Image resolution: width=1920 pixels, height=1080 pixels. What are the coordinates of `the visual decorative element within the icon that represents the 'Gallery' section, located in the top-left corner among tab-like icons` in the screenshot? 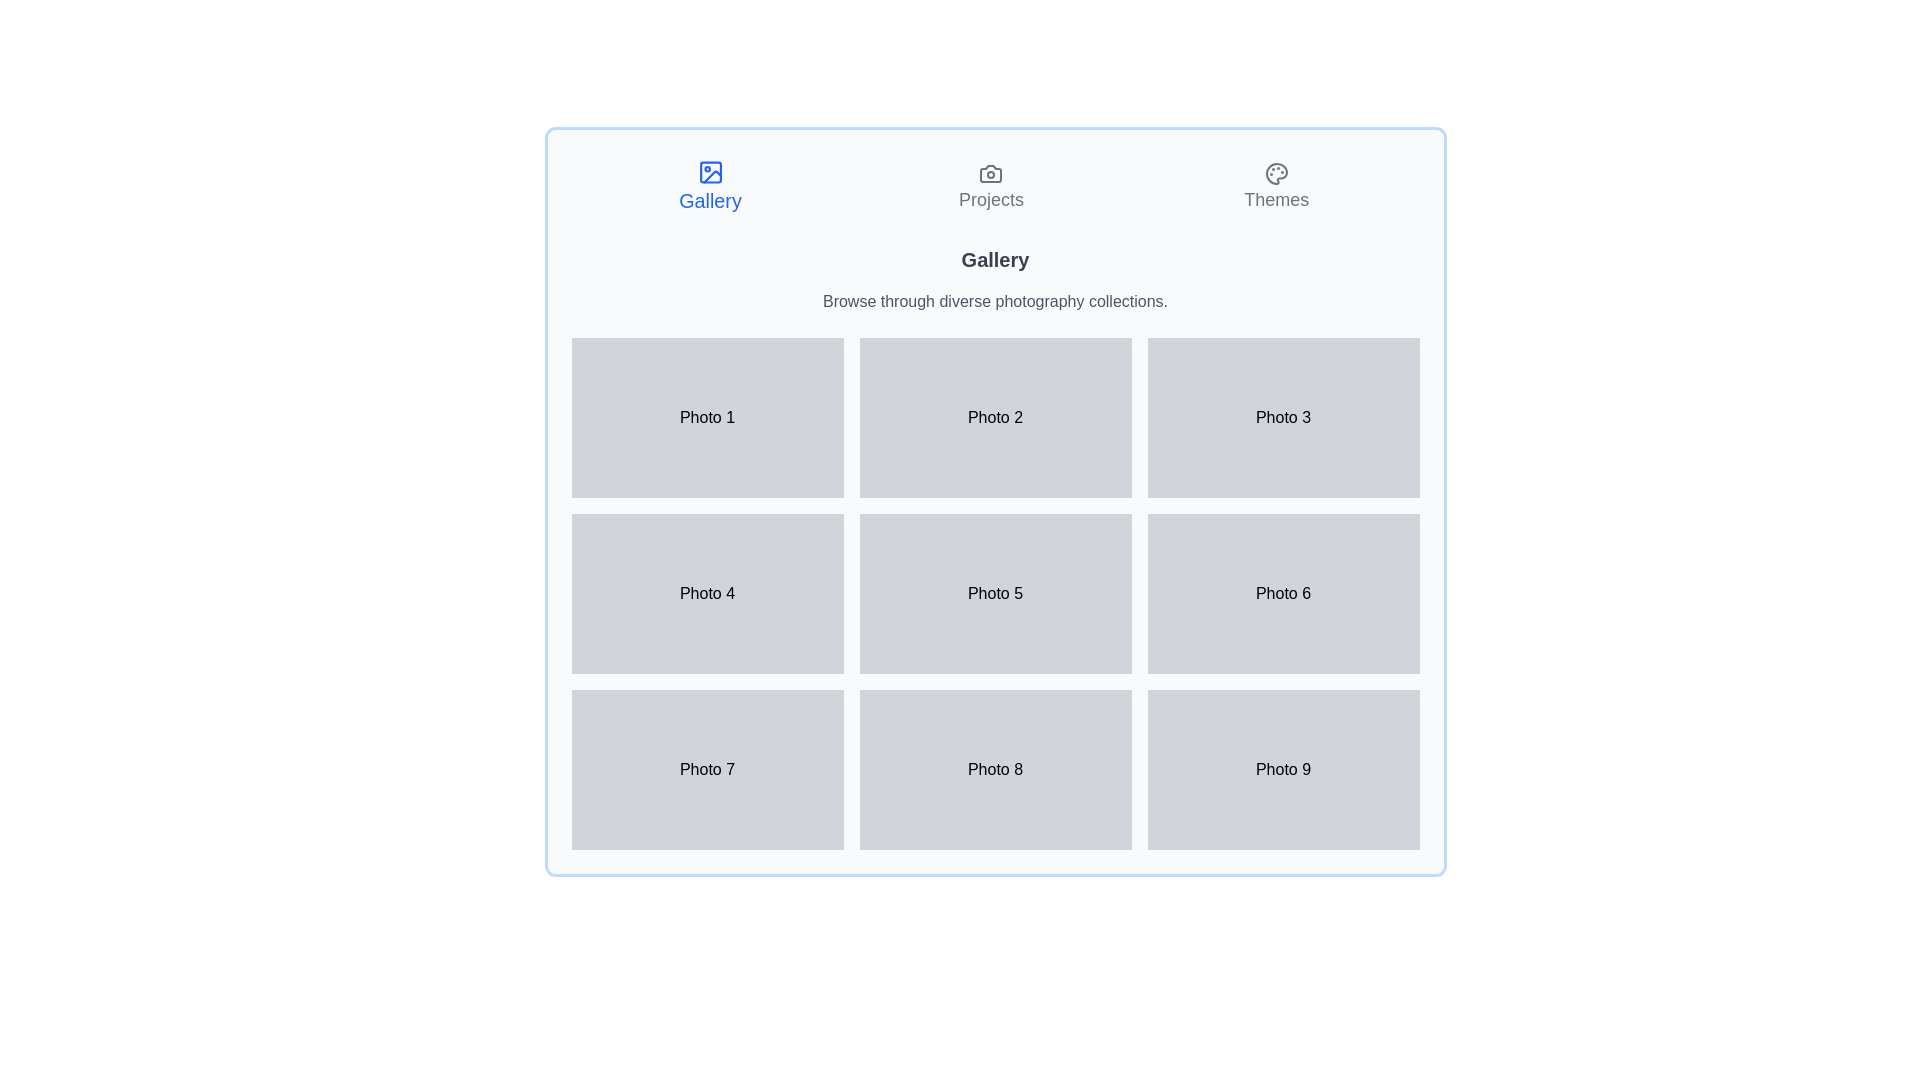 It's located at (710, 171).